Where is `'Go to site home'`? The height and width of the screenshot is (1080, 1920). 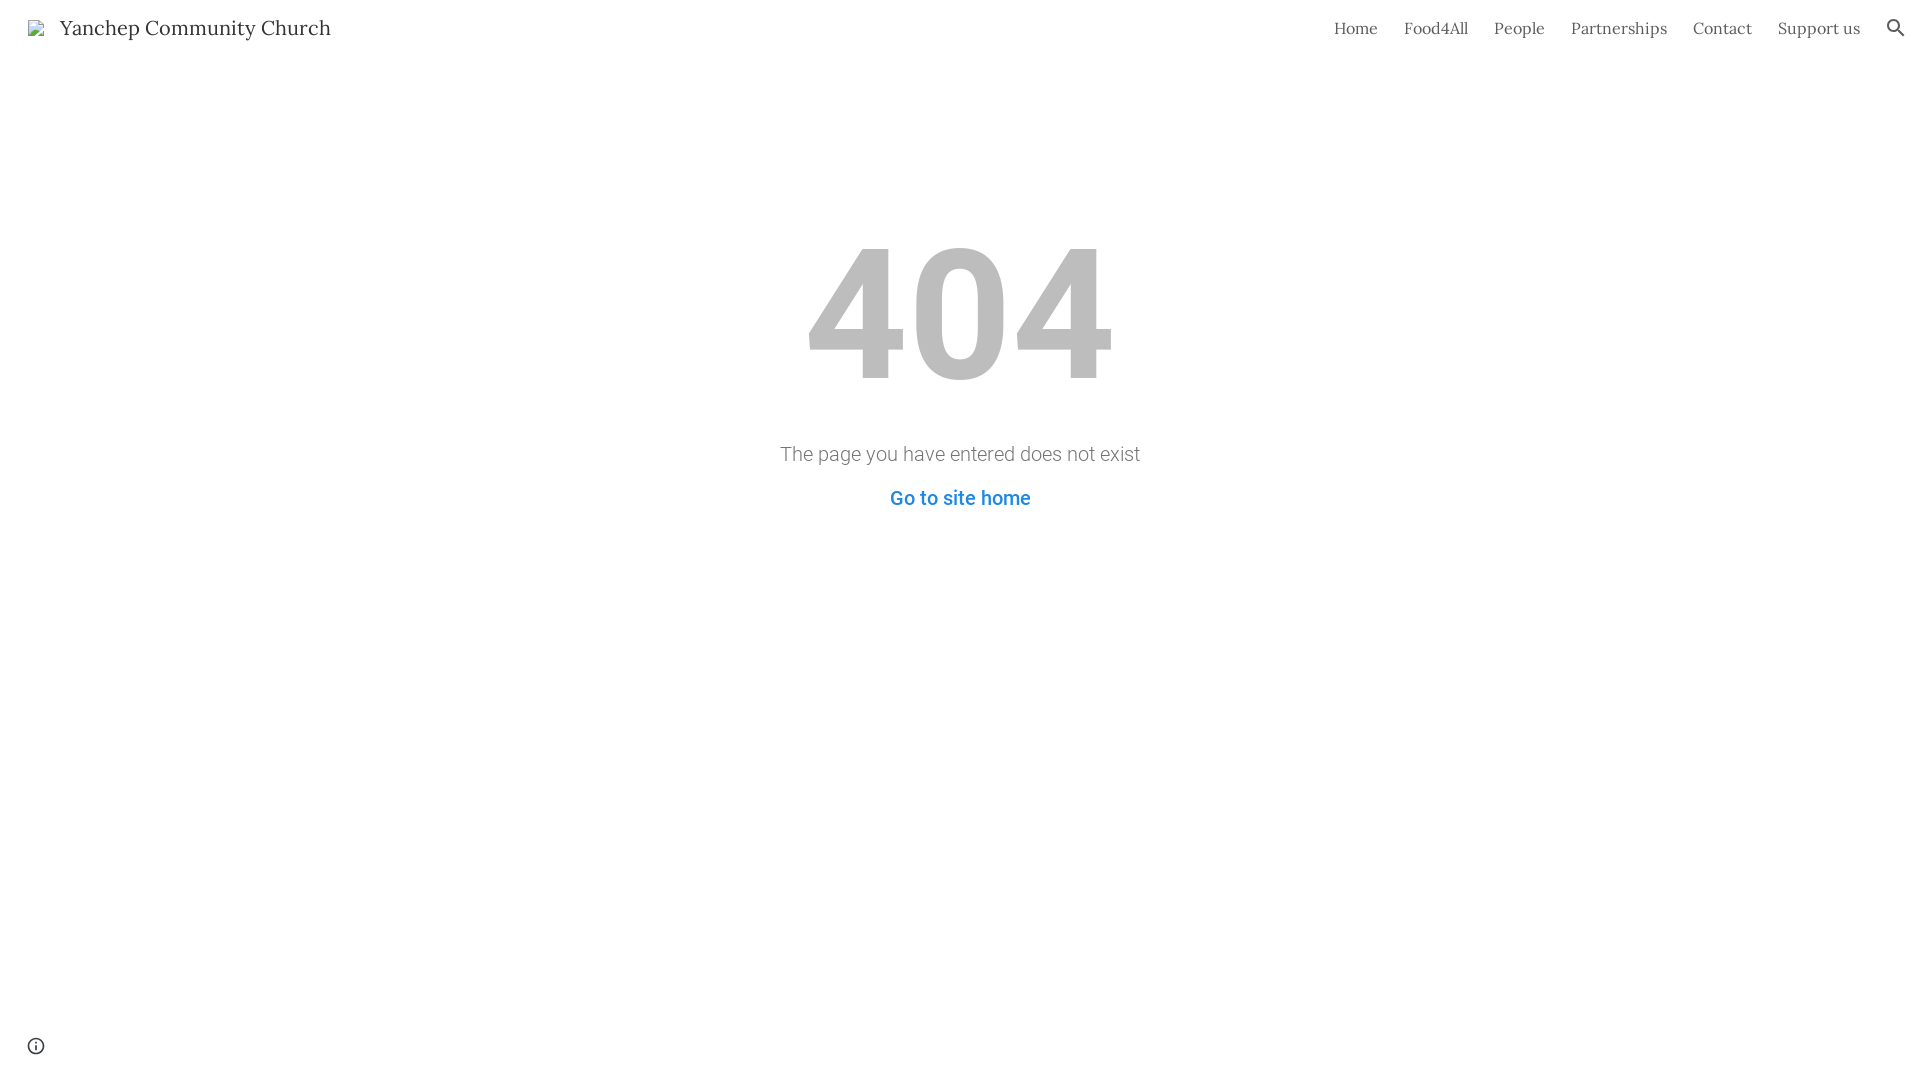 'Go to site home' is located at coordinates (960, 496).